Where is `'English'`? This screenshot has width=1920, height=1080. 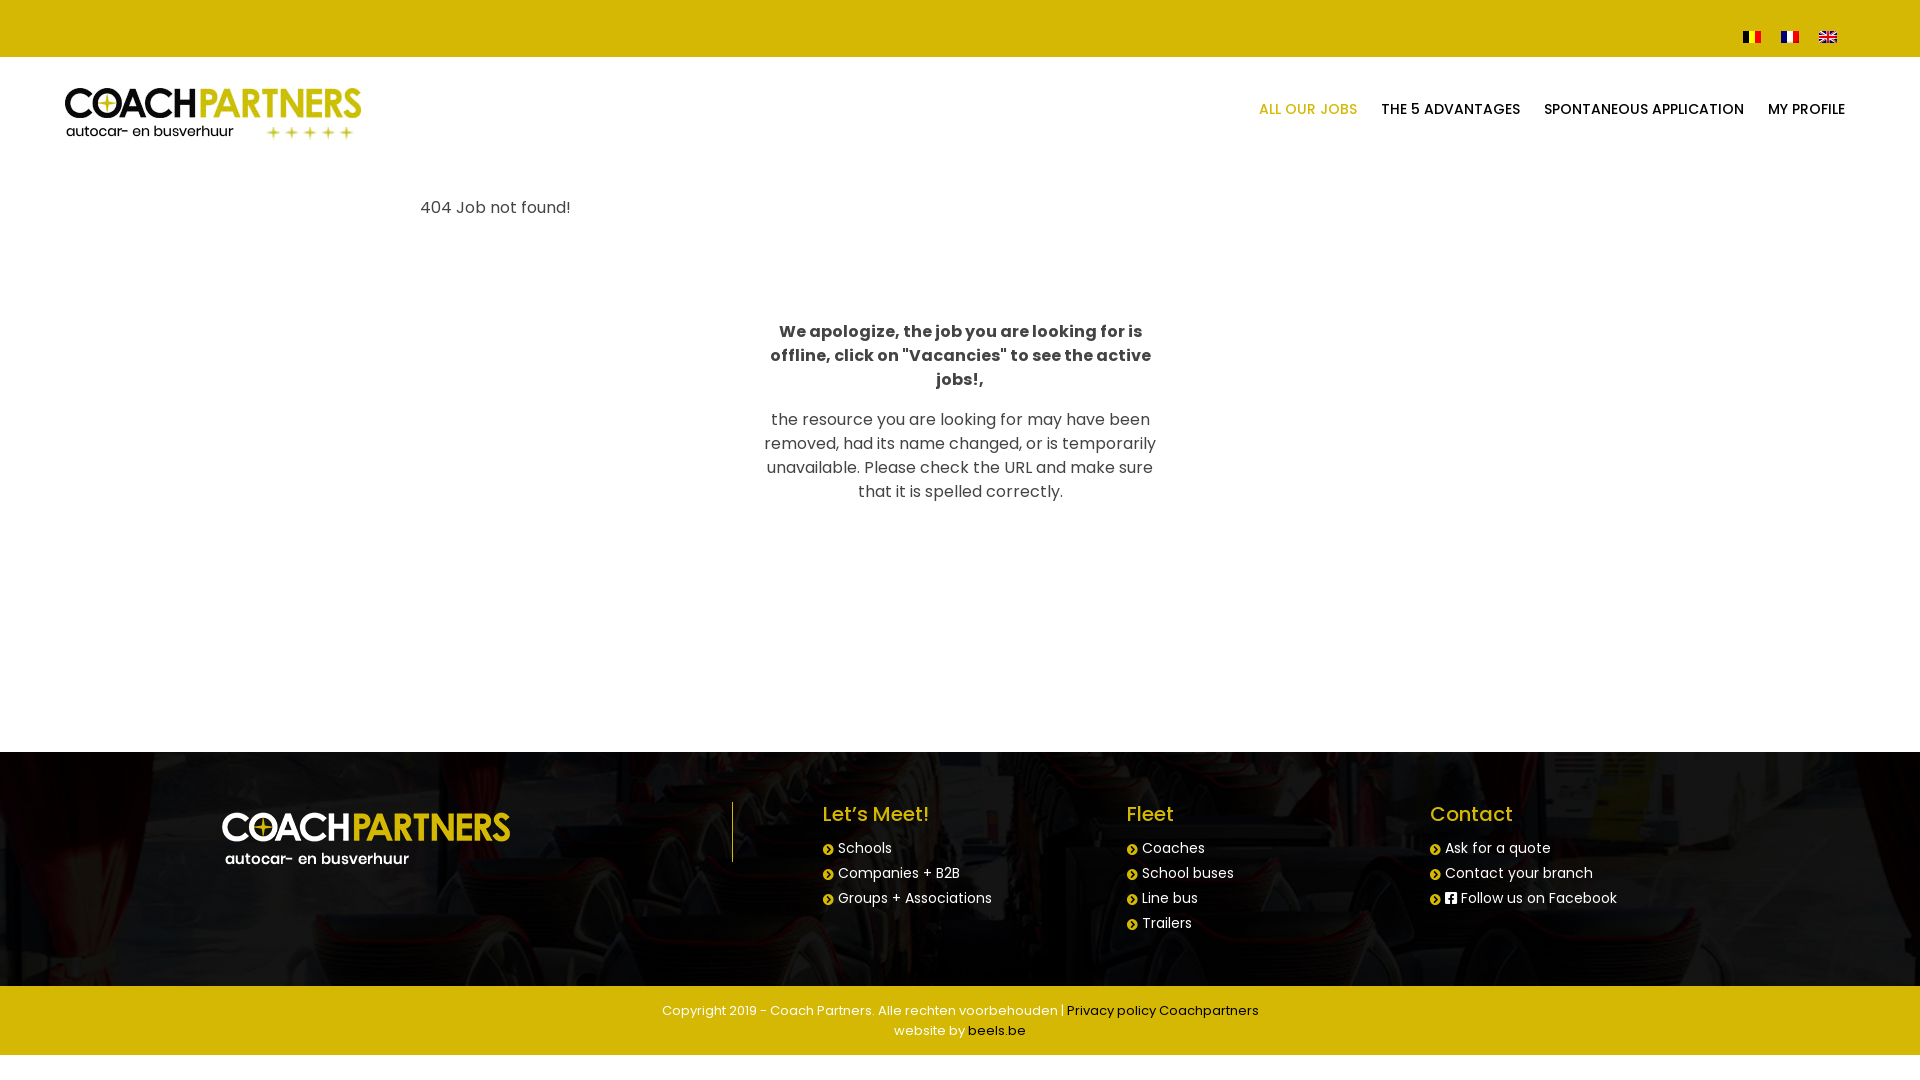 'English' is located at coordinates (1828, 35).